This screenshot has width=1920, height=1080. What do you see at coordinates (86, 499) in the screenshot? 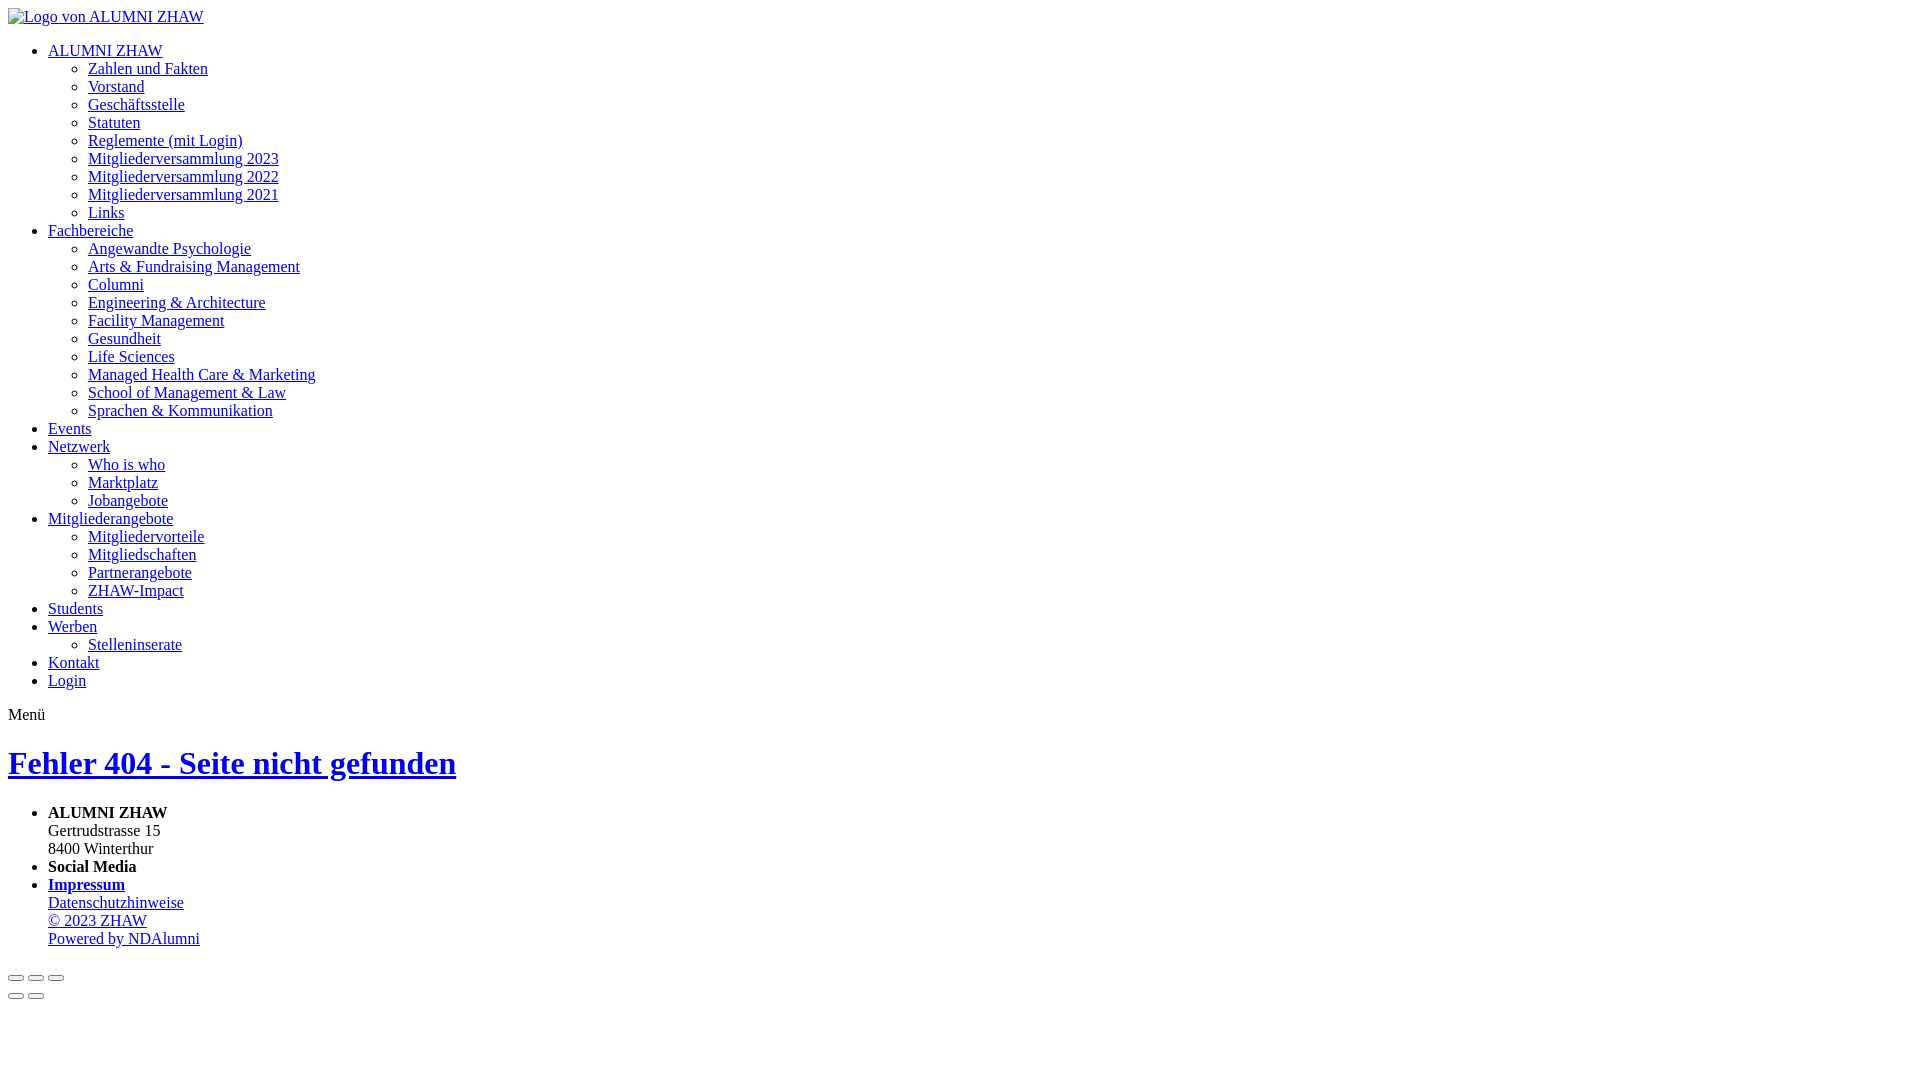
I see `'Jobangebote'` at bounding box center [86, 499].